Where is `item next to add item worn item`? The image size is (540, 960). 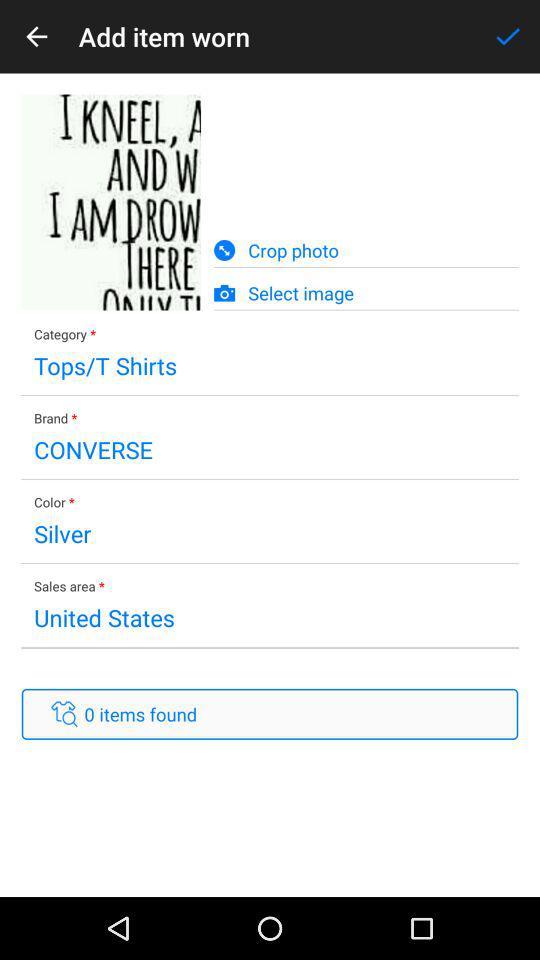 item next to add item worn item is located at coordinates (508, 35).